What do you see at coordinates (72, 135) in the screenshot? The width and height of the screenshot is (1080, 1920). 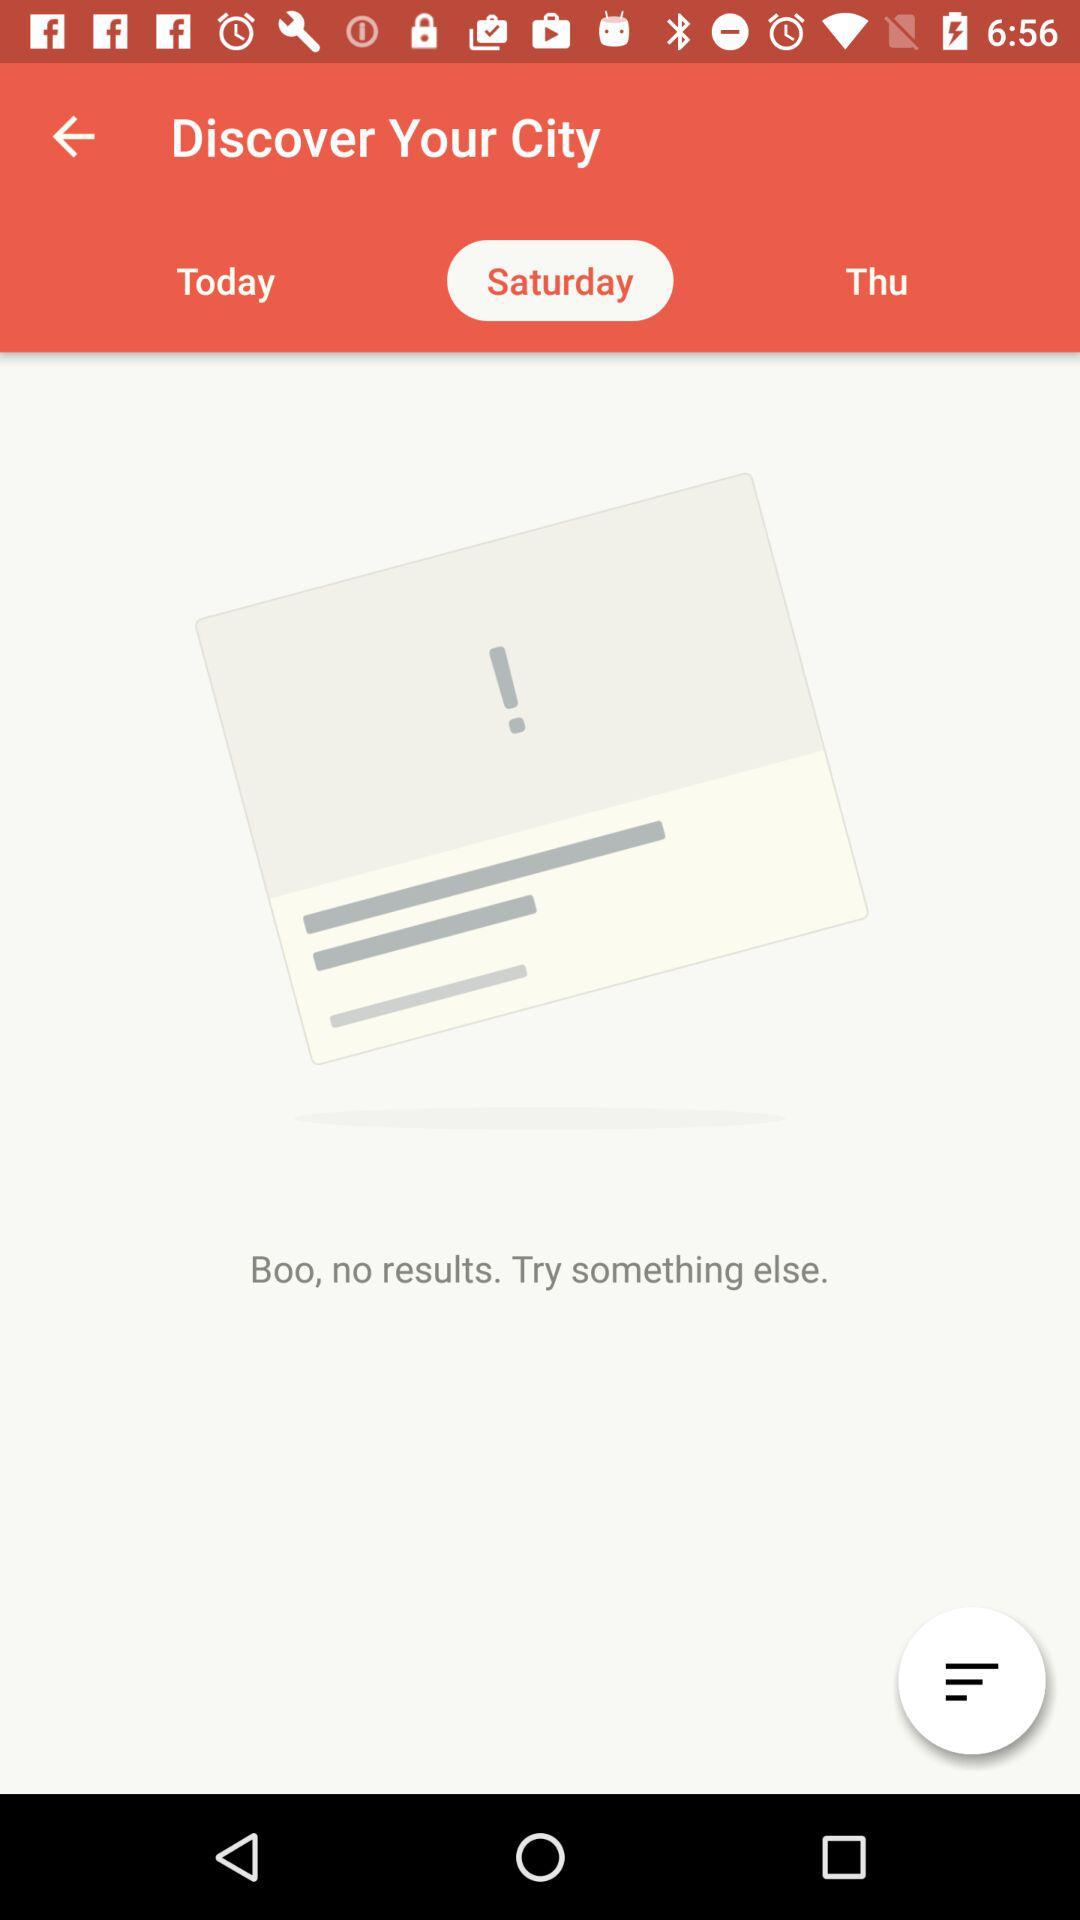 I see `the app next to  discover your city item` at bounding box center [72, 135].